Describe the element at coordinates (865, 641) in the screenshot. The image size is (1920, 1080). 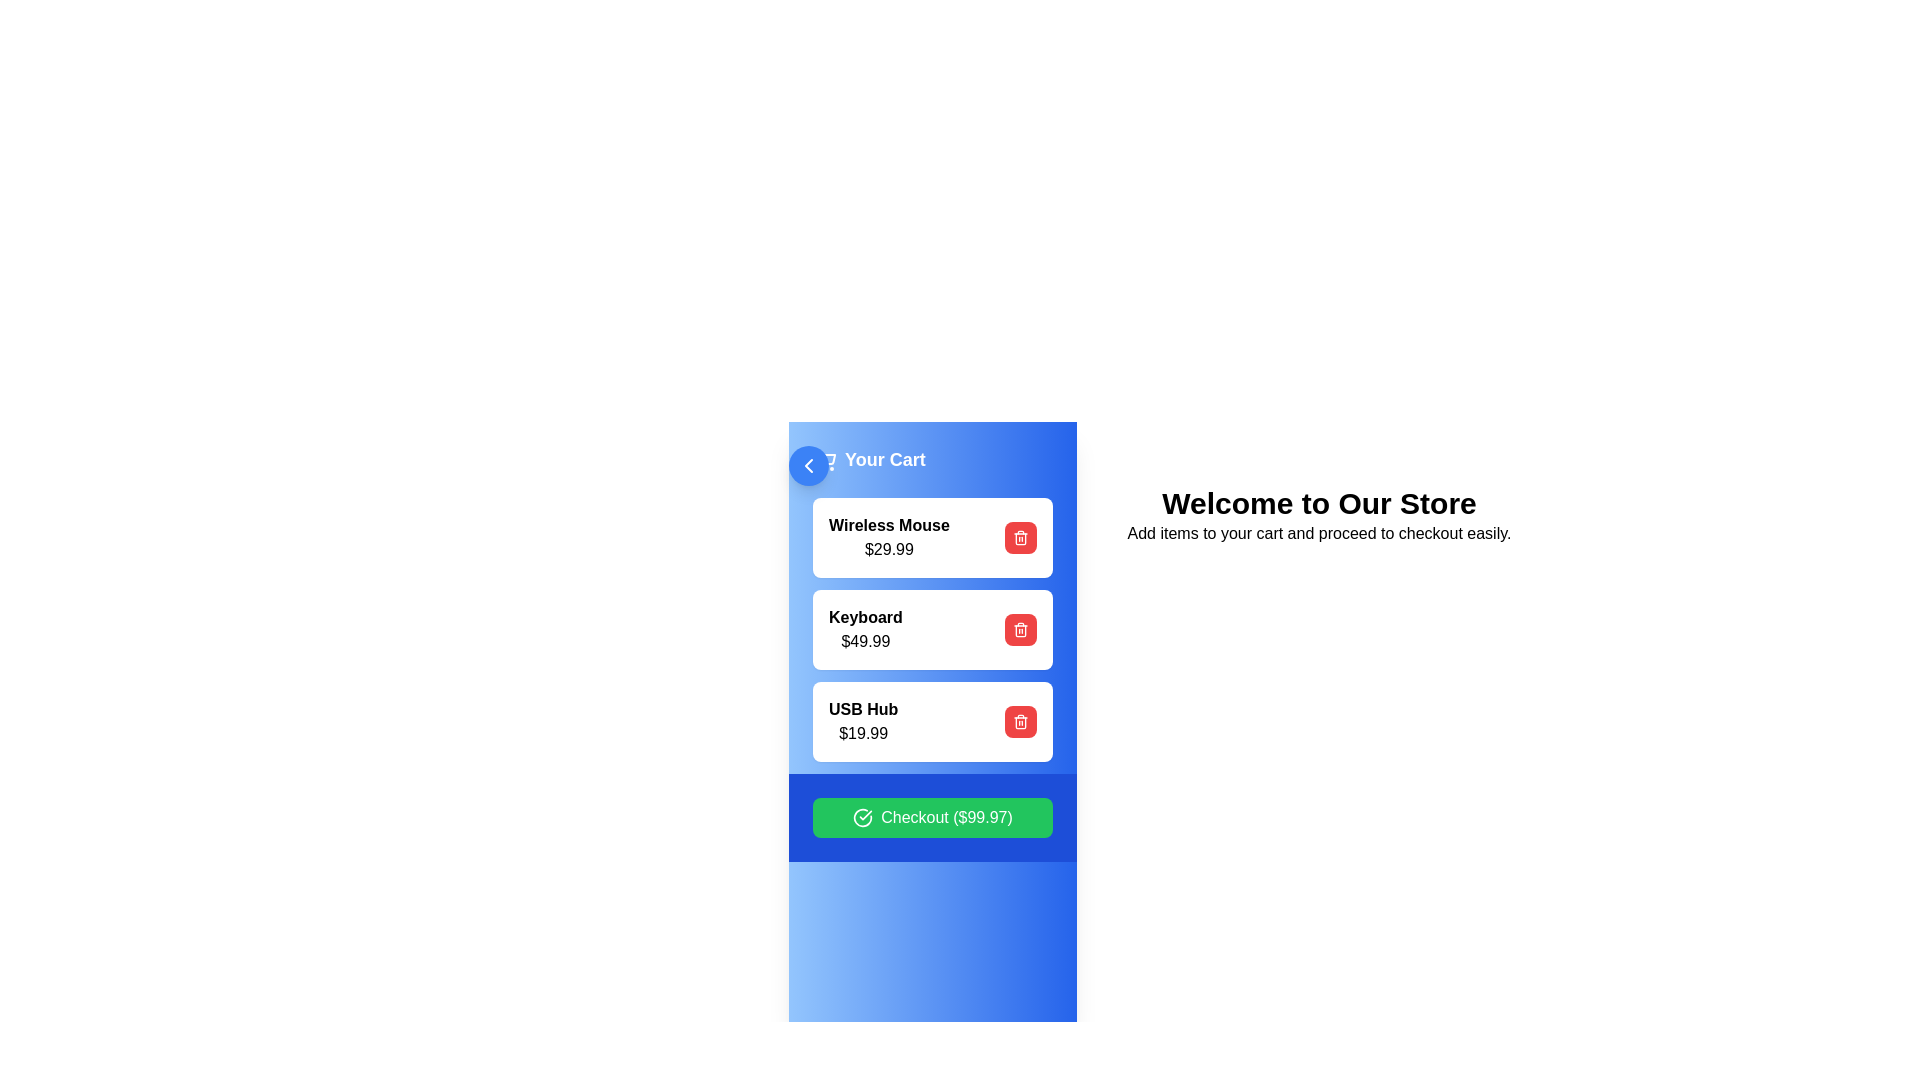
I see `price information displayed as '$49.99' in black text on a white background, located beneath the title 'Keyboard' in the shopping cart interface` at that location.